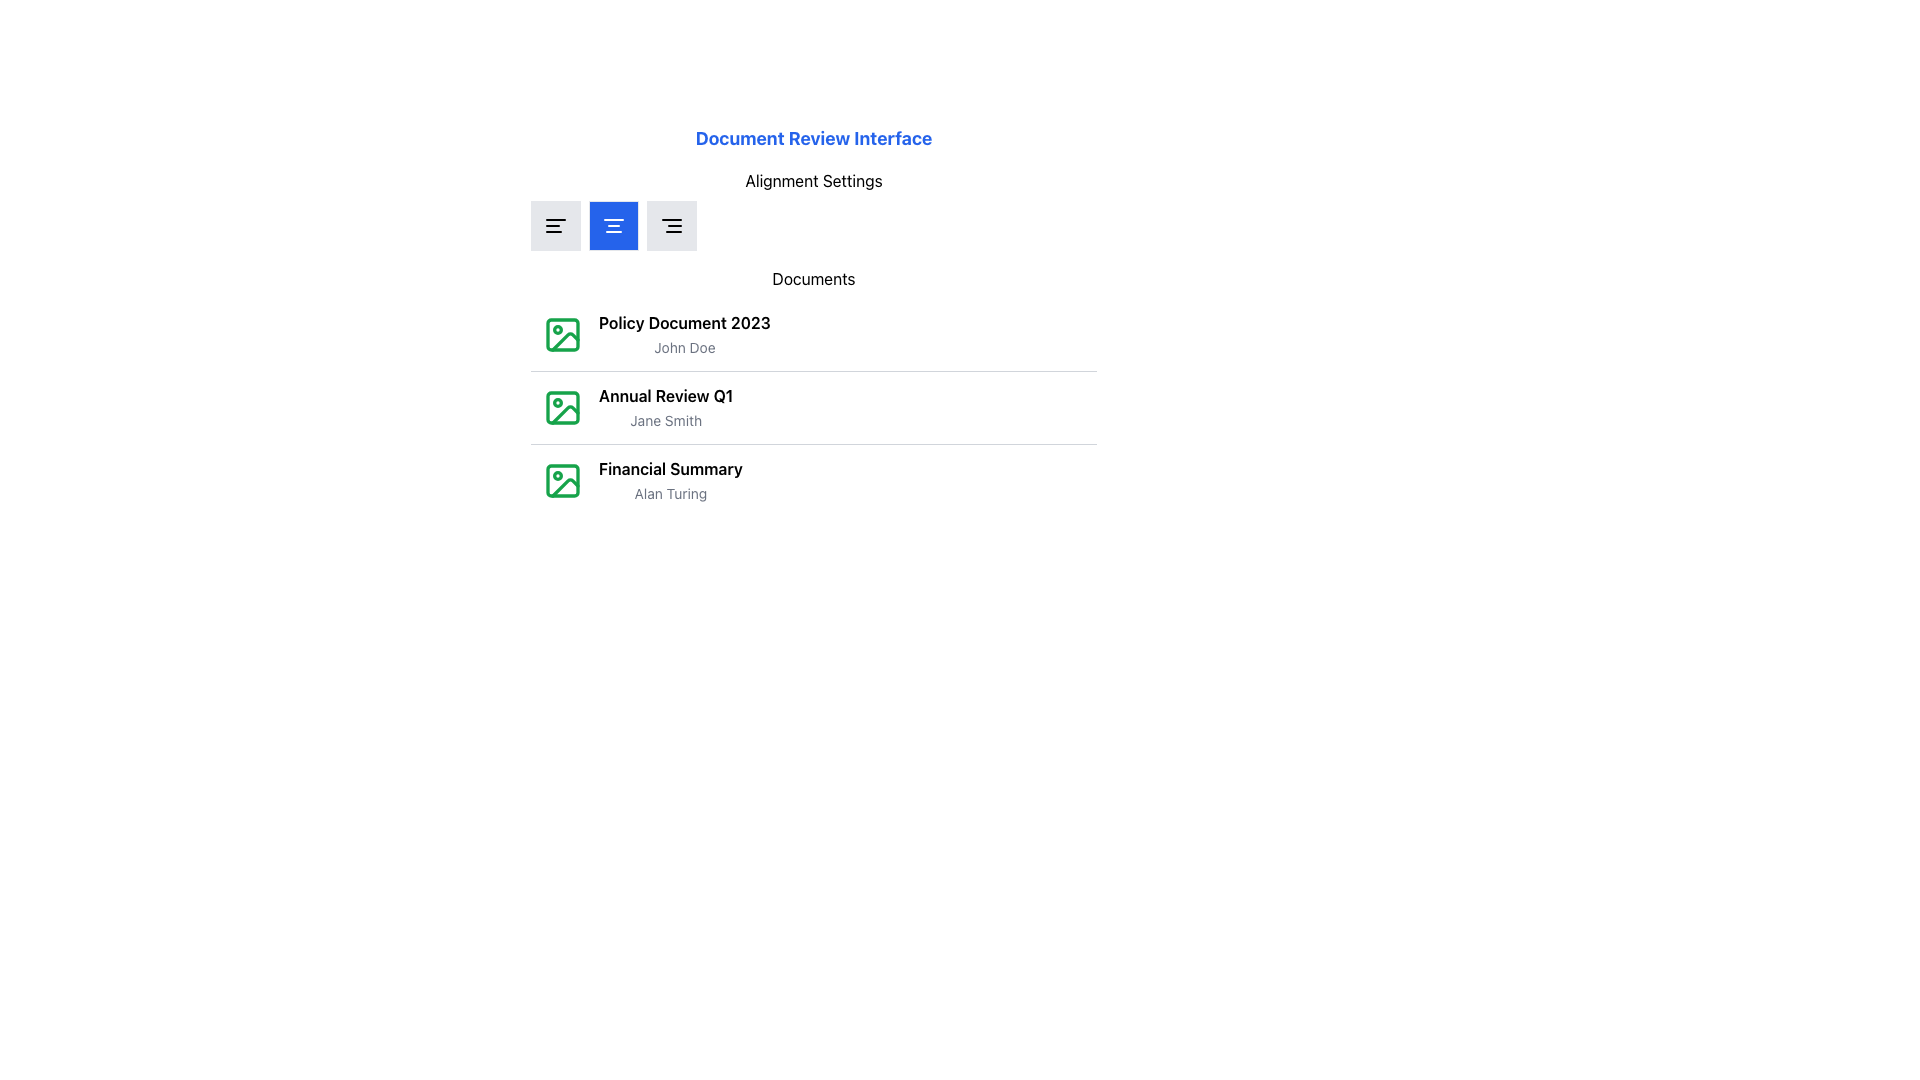 This screenshot has width=1920, height=1080. What do you see at coordinates (666, 419) in the screenshot?
I see `the text label displaying 'Jane Smith' which is located beneath the title 'Annual Review Q1'` at bounding box center [666, 419].